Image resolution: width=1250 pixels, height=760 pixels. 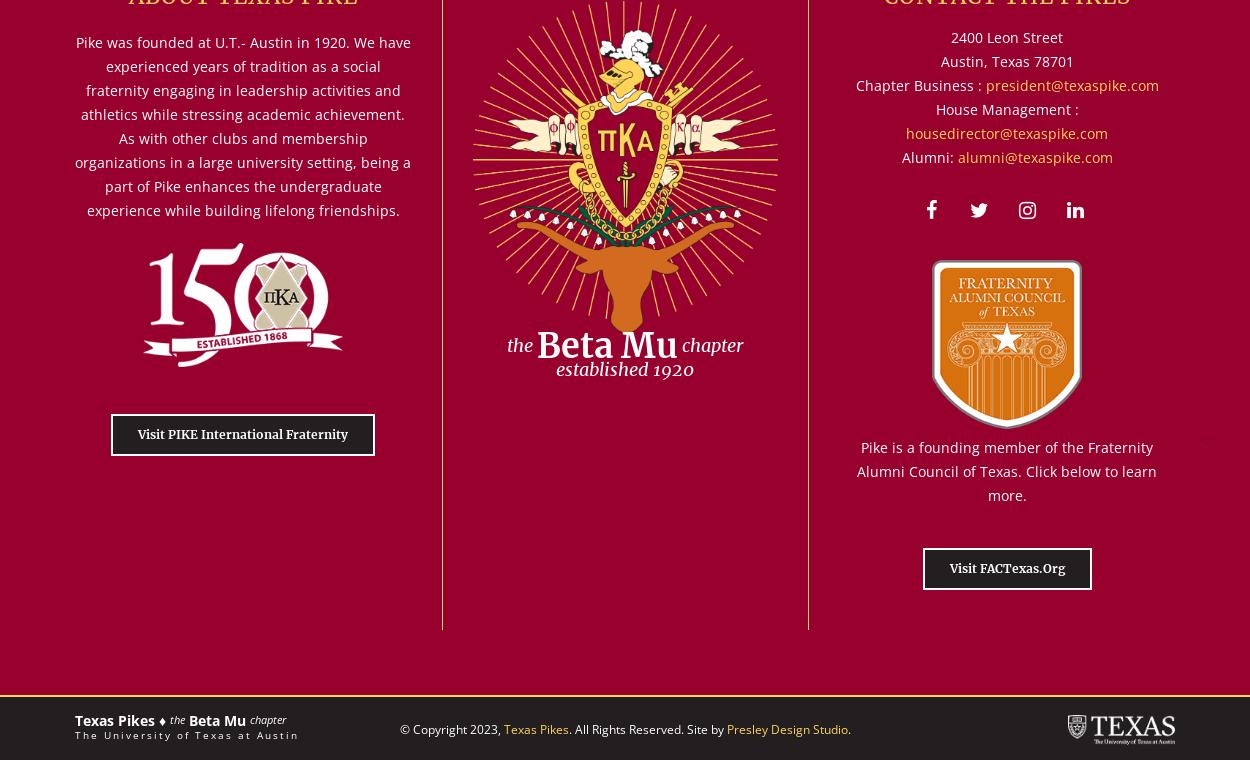 I want to click on 'Presley Design Studio', so click(x=786, y=728).